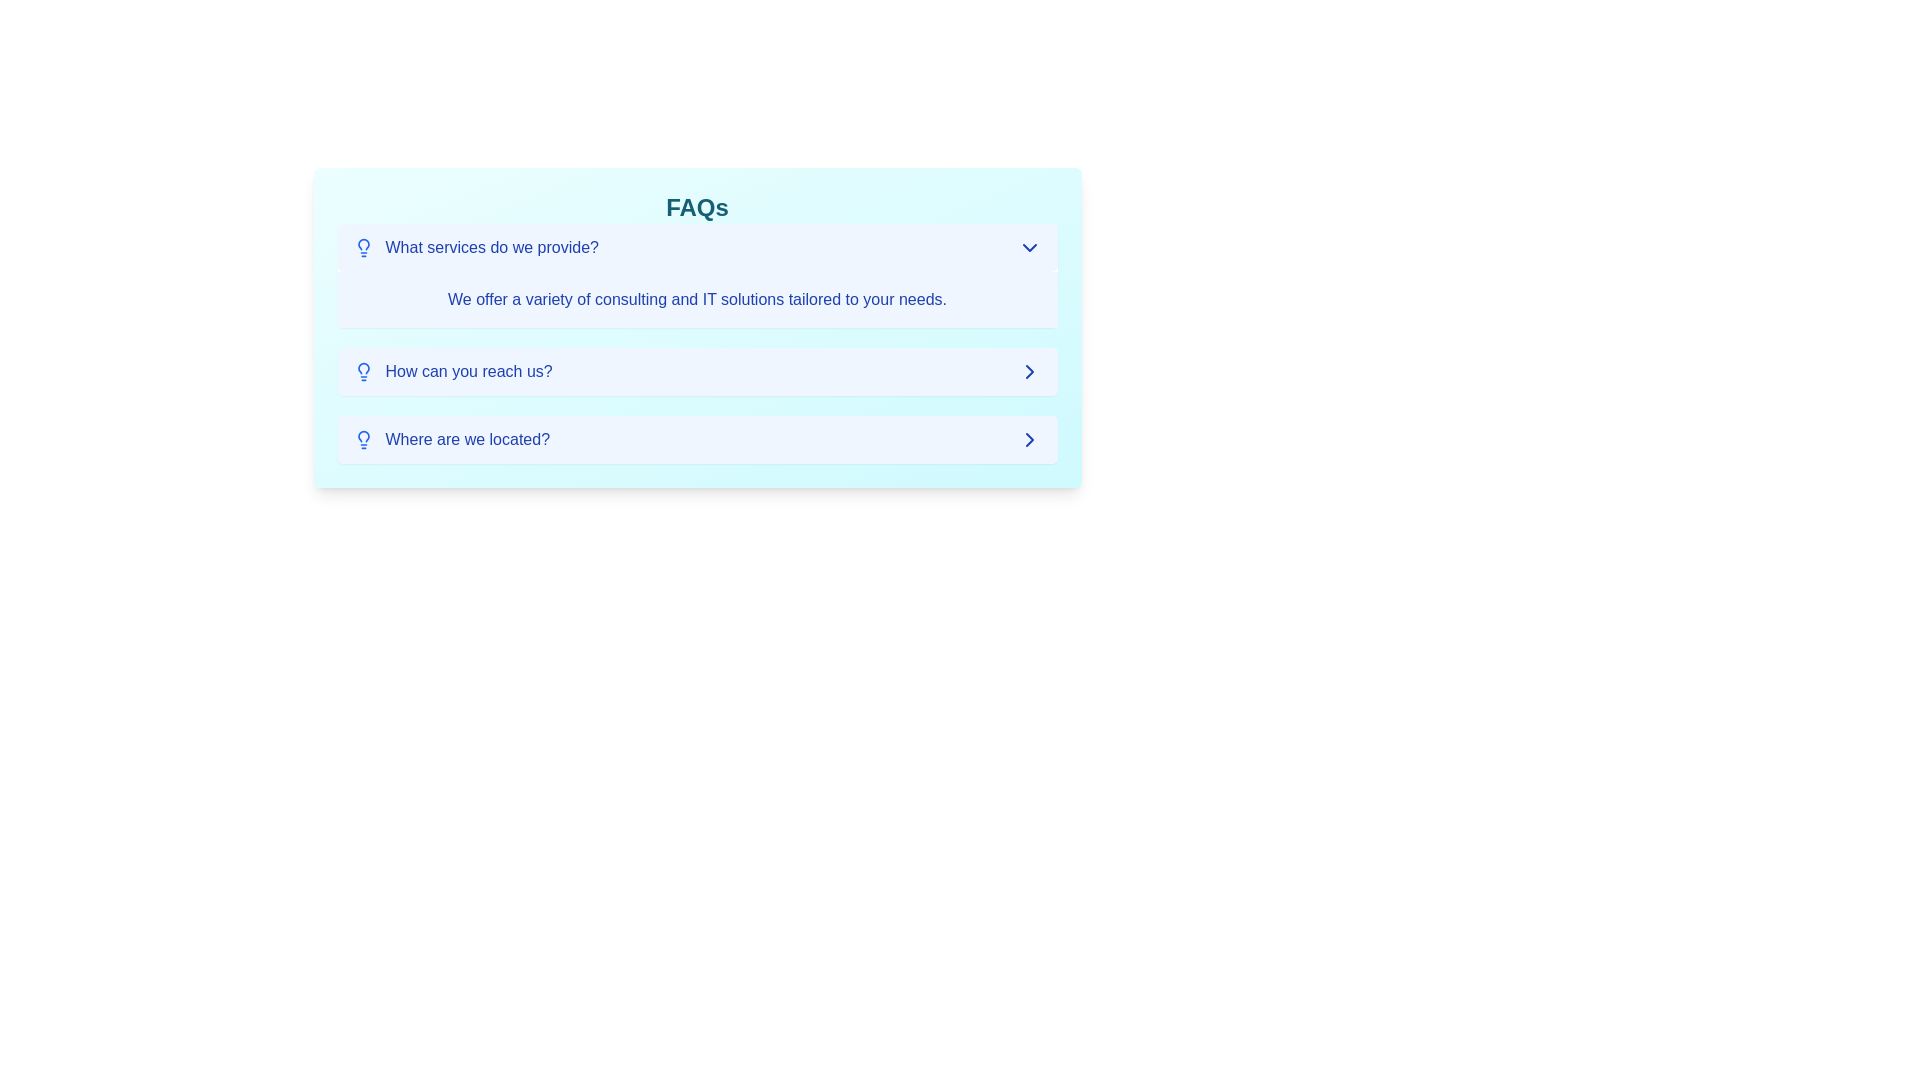  Describe the element at coordinates (697, 371) in the screenshot. I see `the second Interactive FAQ item located between 'What services do we provide?' and 'Where are we located?'` at that location.